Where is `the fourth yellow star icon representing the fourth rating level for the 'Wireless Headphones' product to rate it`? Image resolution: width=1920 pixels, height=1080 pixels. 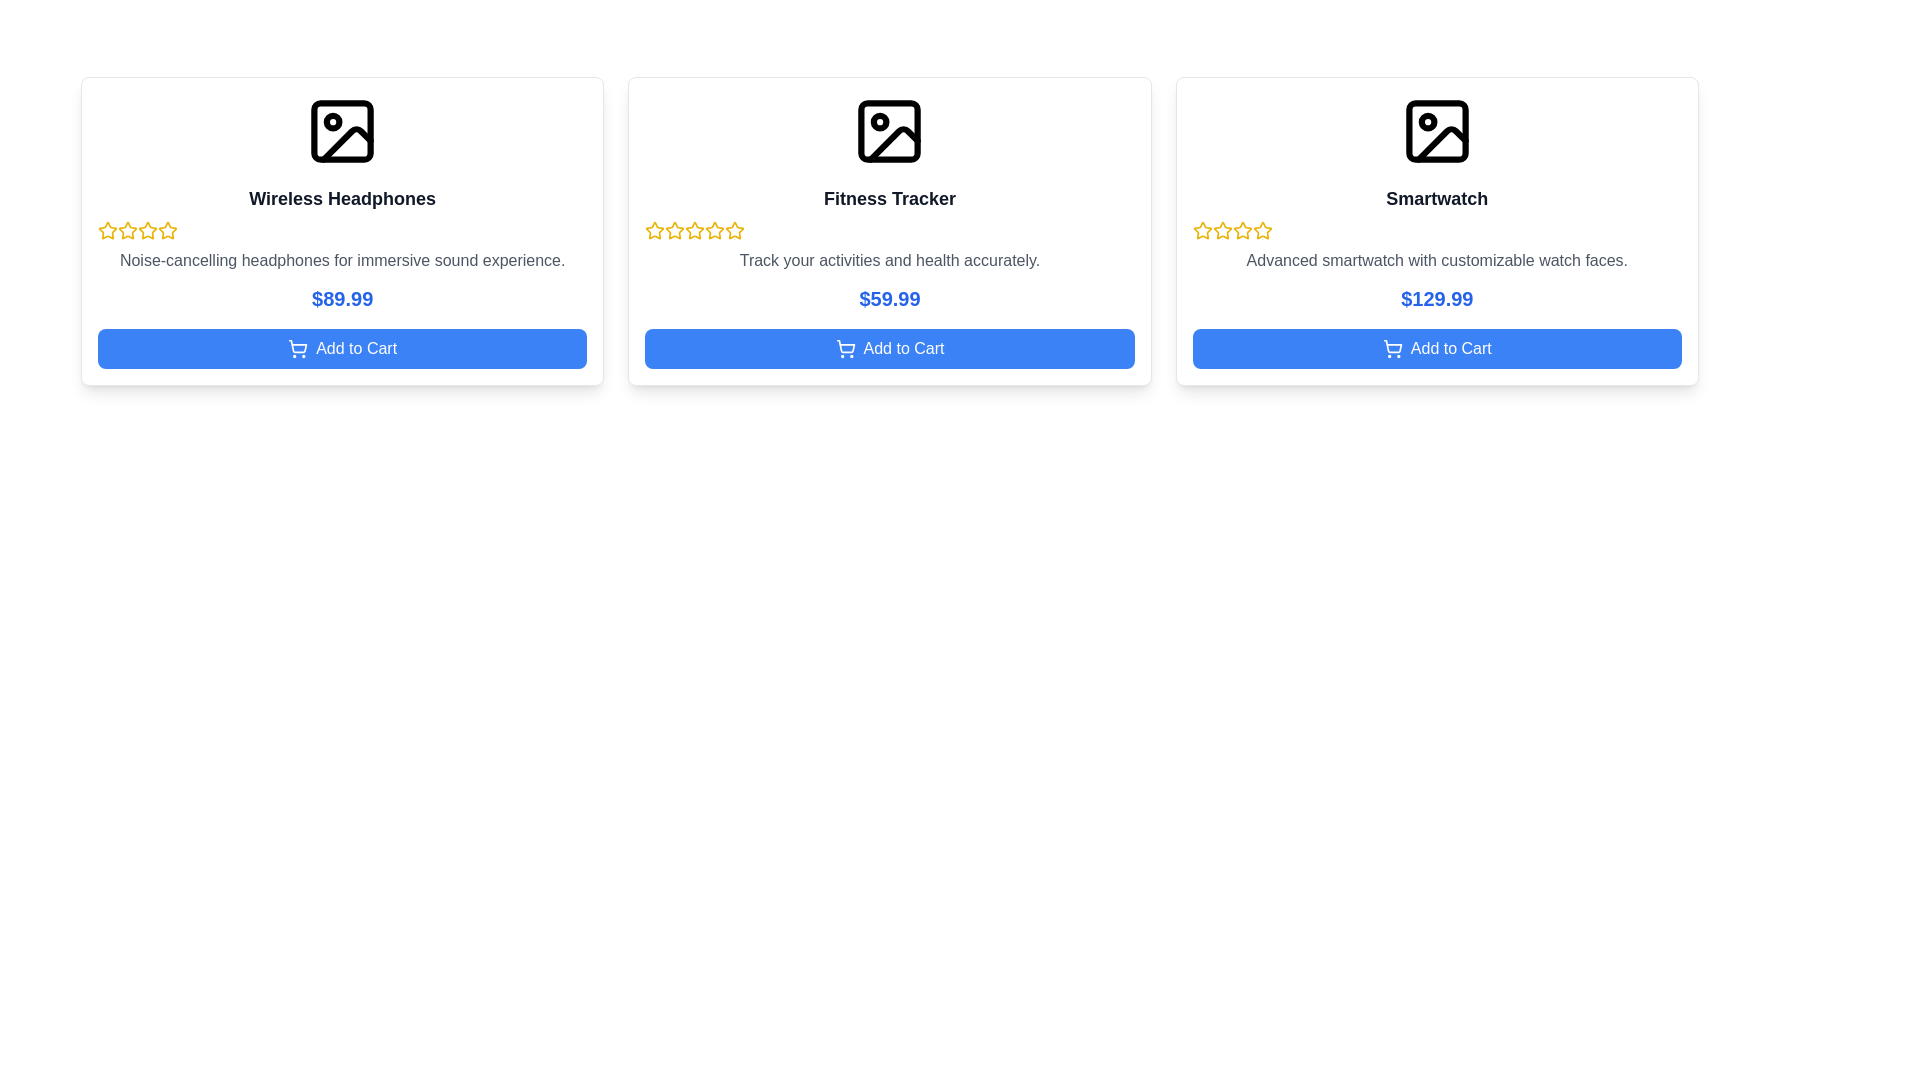
the fourth yellow star icon representing the fourth rating level for the 'Wireless Headphones' product to rate it is located at coordinates (168, 229).